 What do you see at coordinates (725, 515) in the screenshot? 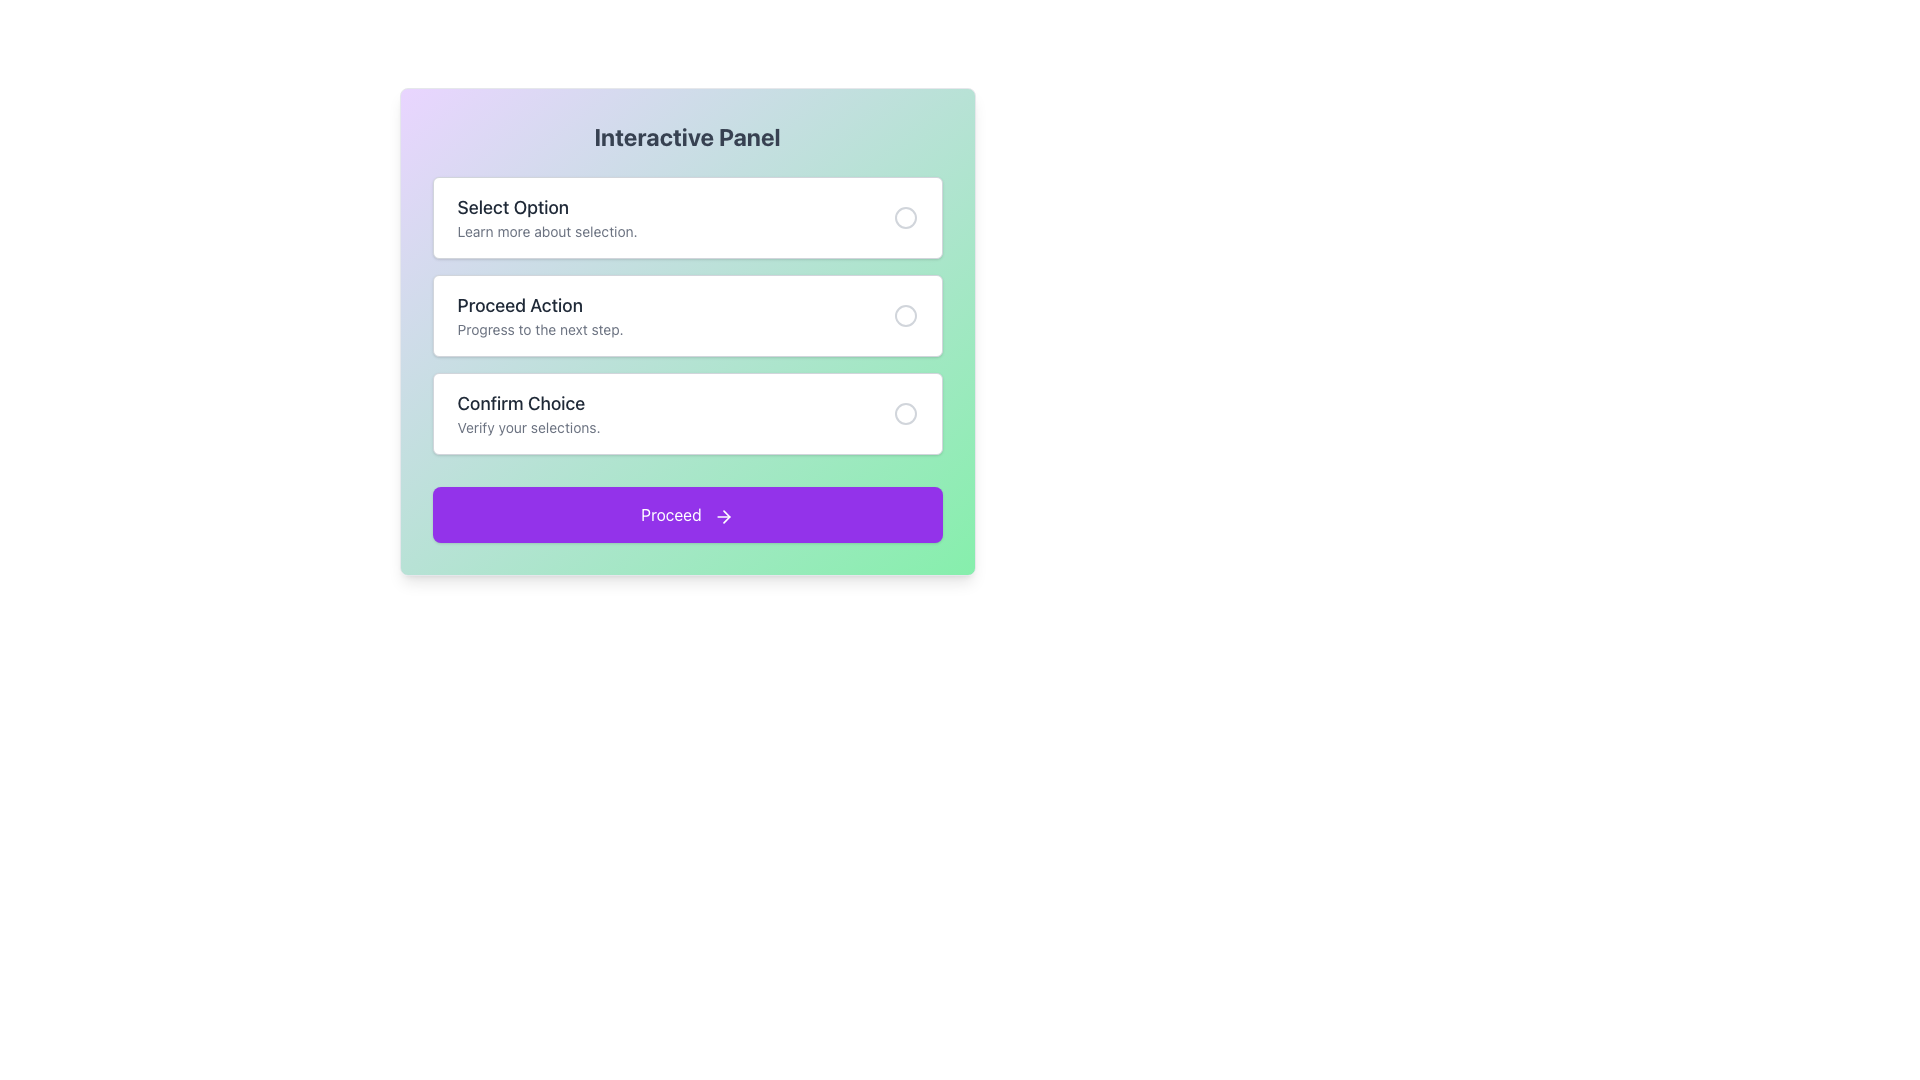
I see `the right-pointing arrow icon located immediately to the right of the text 'Proceed' within the purple action button at the bottom of the interactive panel` at bounding box center [725, 515].